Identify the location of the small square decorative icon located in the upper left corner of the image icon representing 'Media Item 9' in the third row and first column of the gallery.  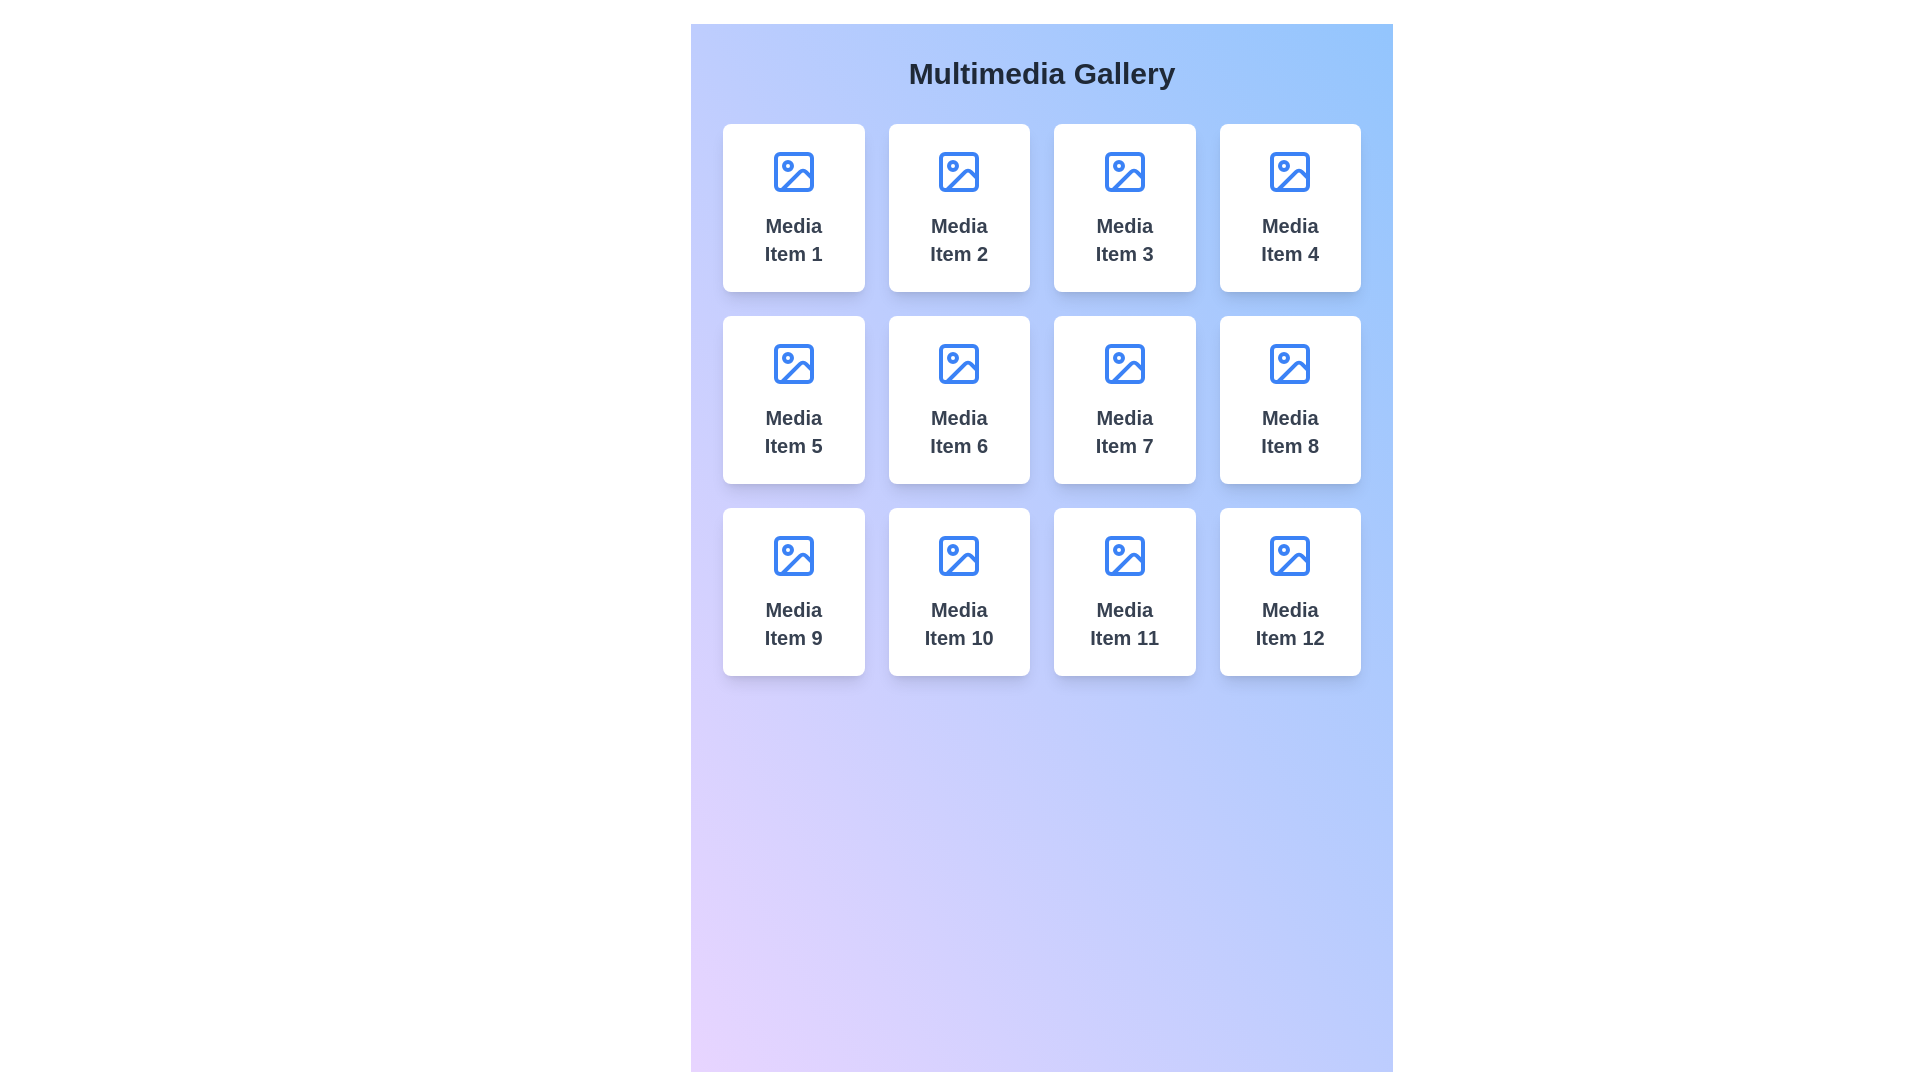
(792, 555).